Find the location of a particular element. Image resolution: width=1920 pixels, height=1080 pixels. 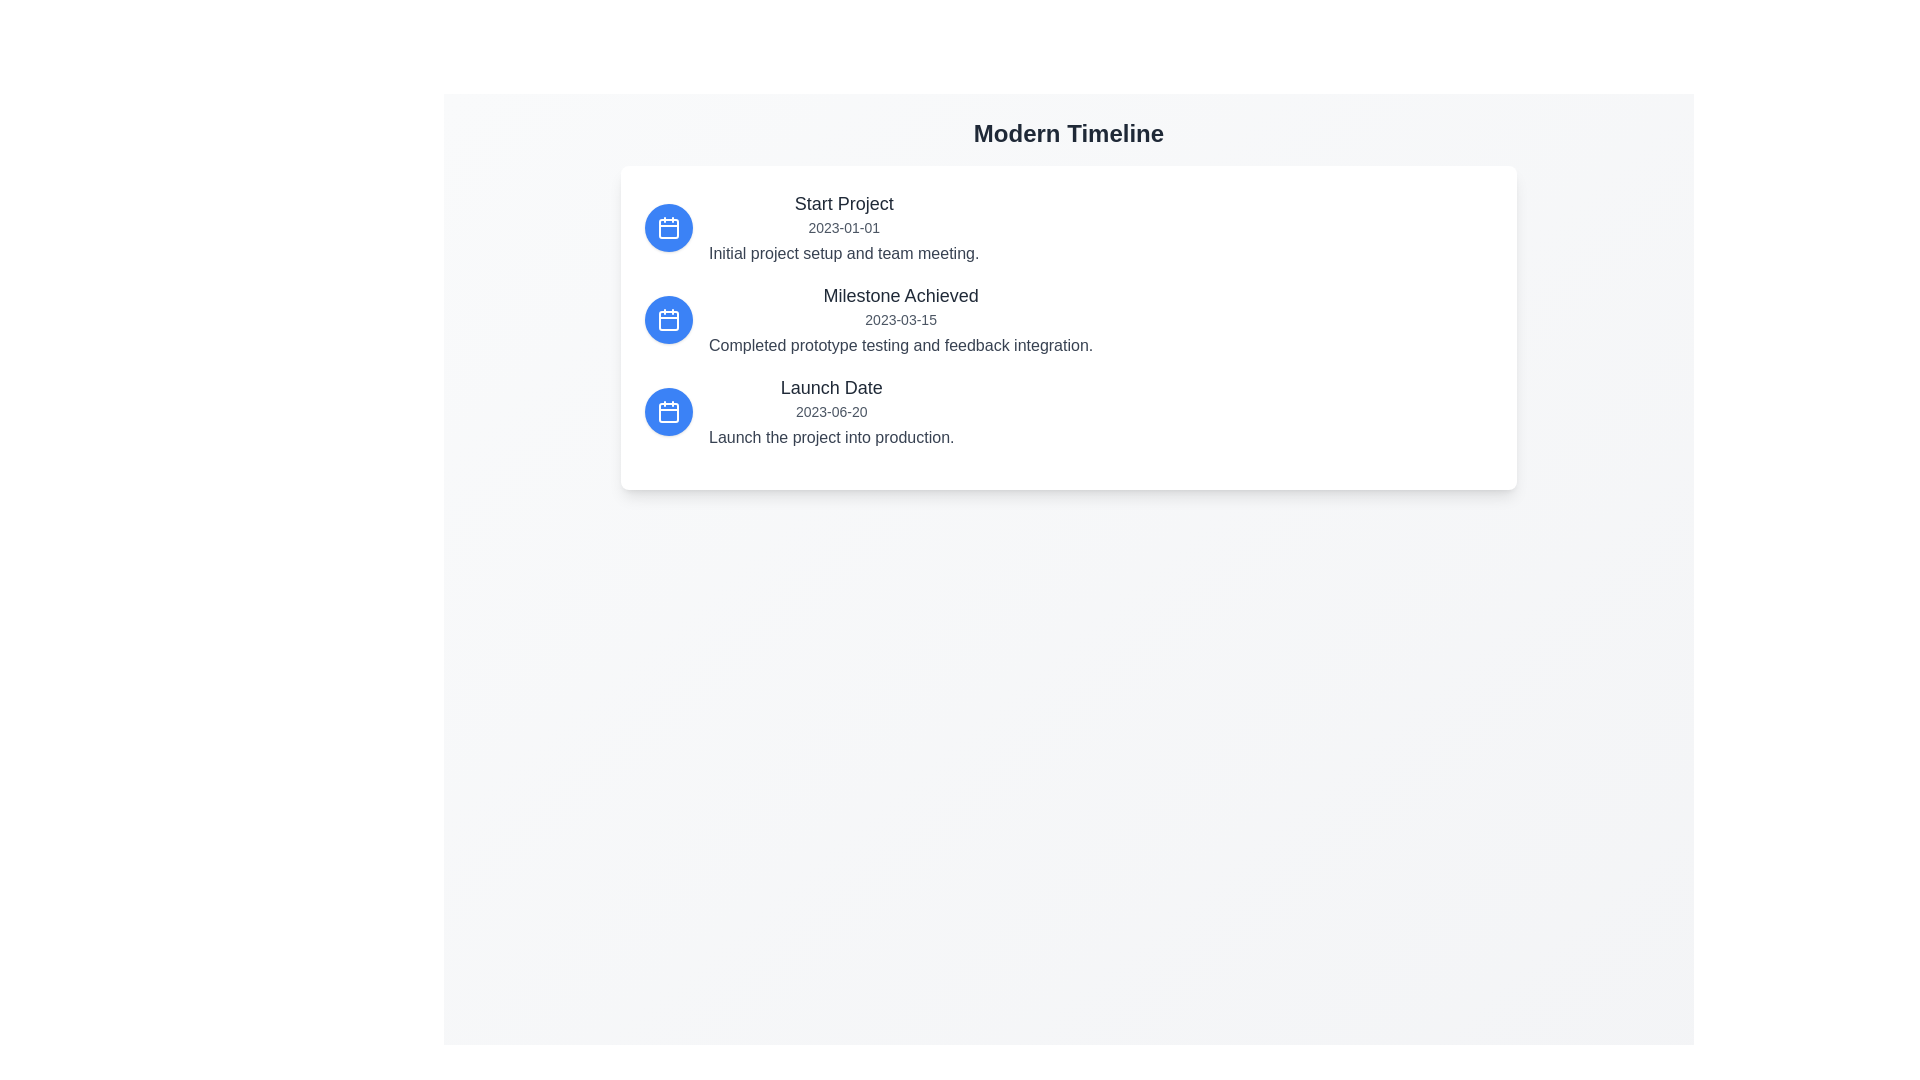

information displayed in the Text Display with Descriptive Content element, which shows 'Milestone Achieved', the date '2023-03-15', and the description 'Completed prototype testing and feedback integration.' is located at coordinates (900, 319).